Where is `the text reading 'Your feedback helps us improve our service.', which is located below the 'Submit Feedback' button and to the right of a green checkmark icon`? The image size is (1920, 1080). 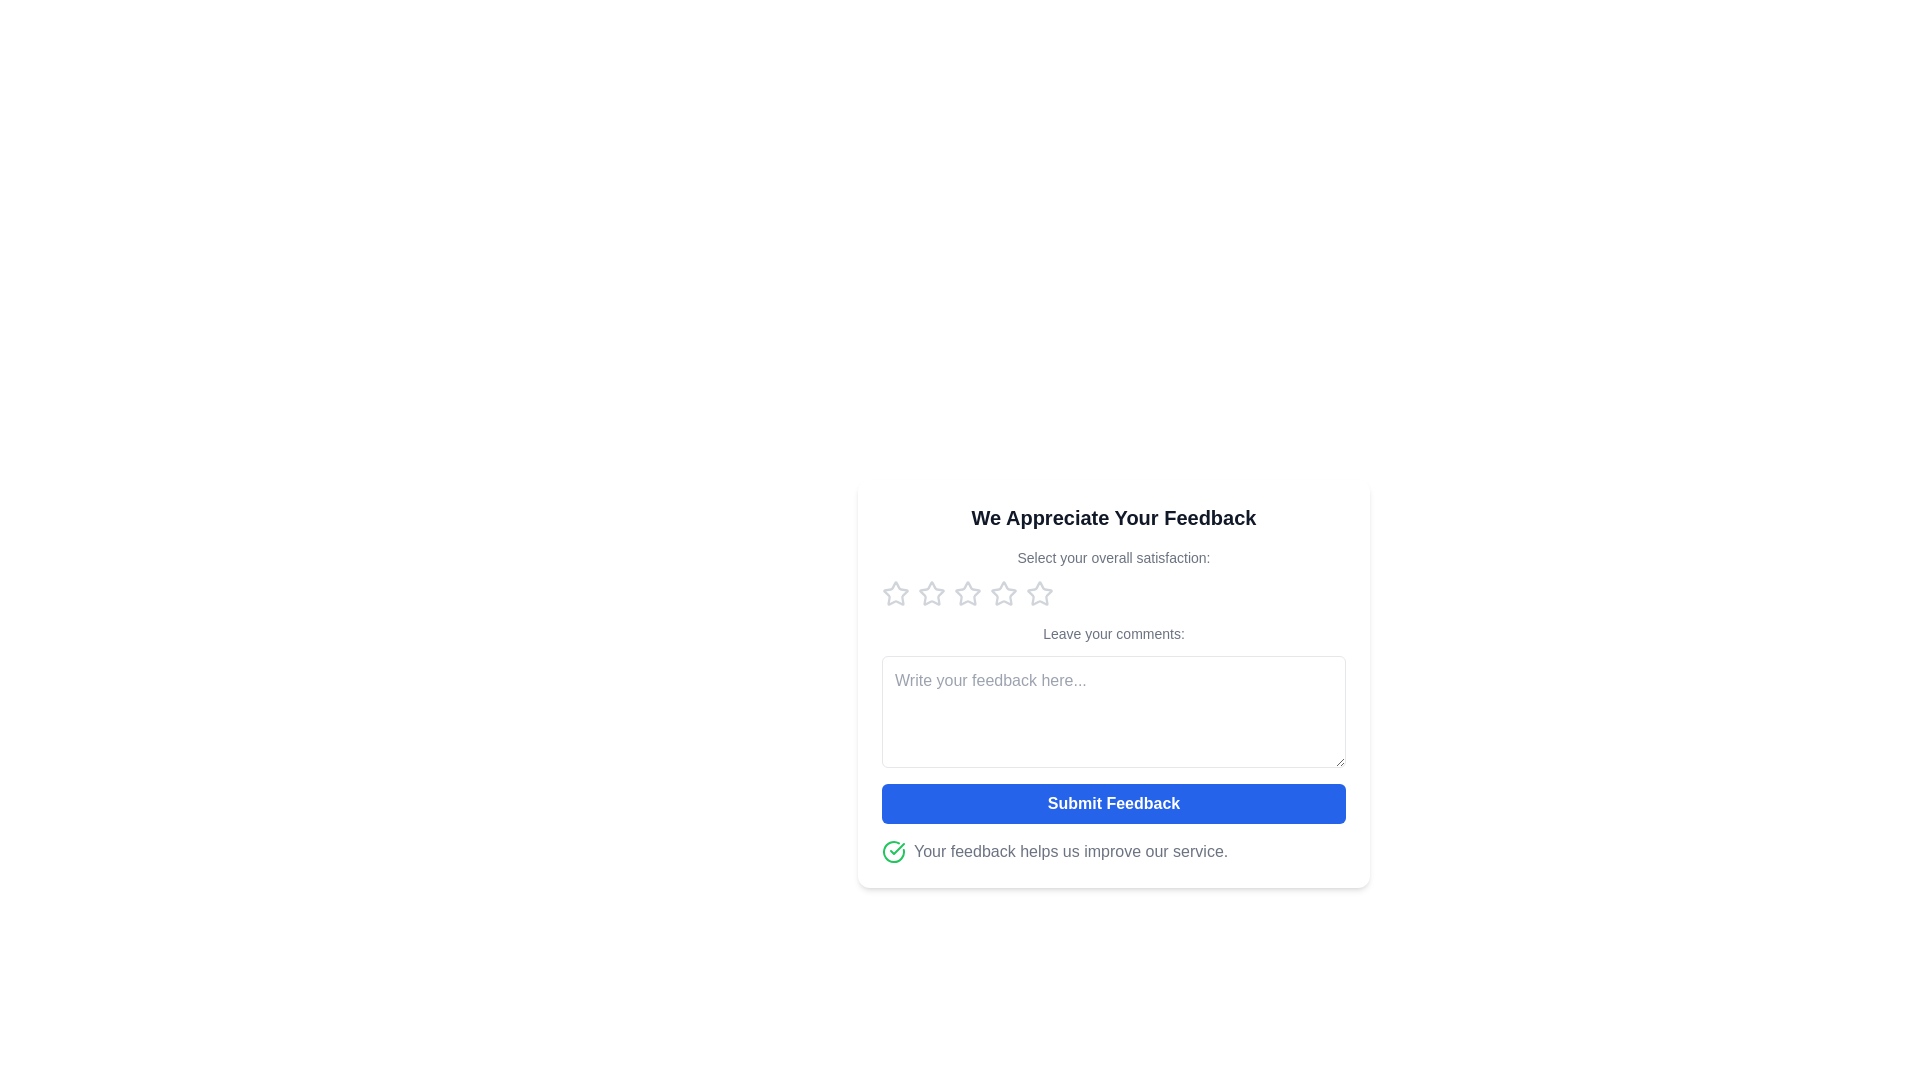 the text reading 'Your feedback helps us improve our service.', which is located below the 'Submit Feedback' button and to the right of a green checkmark icon is located at coordinates (1070, 852).